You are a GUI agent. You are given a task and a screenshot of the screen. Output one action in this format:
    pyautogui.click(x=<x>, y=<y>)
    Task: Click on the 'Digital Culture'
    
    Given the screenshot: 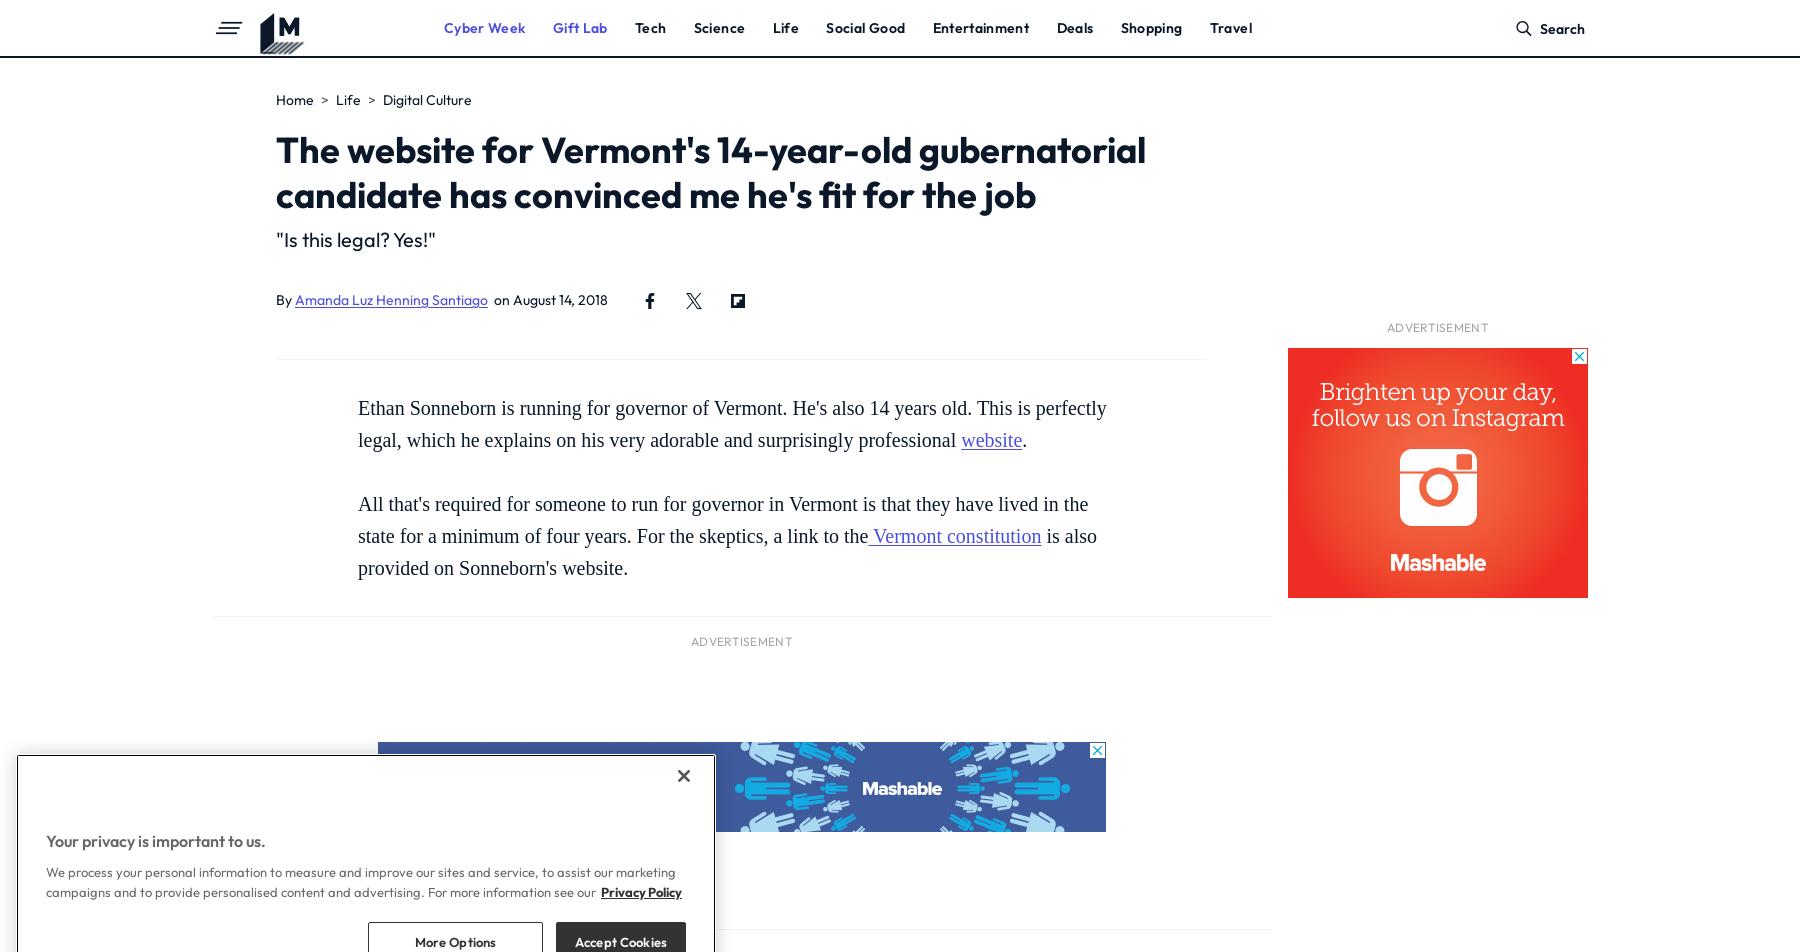 What is the action you would take?
    pyautogui.click(x=427, y=99)
    